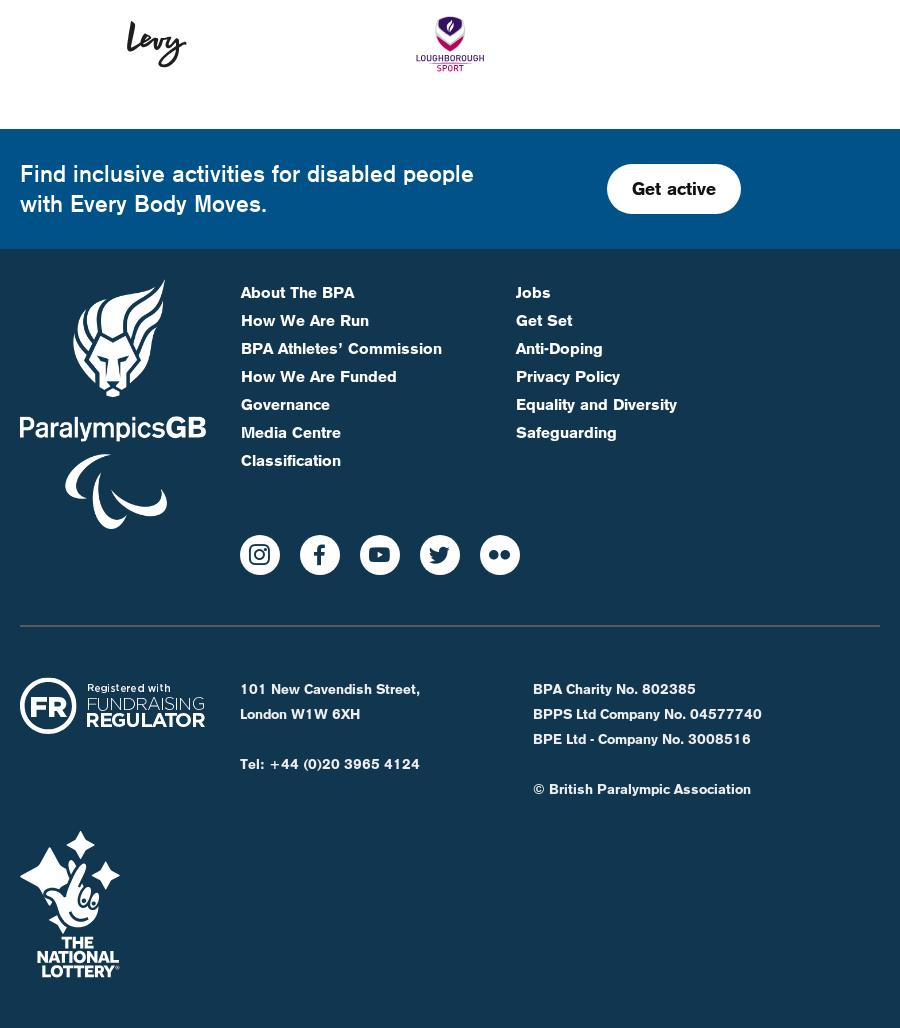 This screenshot has width=900, height=1028. Describe the element at coordinates (289, 392) in the screenshot. I see `'Classification'` at that location.